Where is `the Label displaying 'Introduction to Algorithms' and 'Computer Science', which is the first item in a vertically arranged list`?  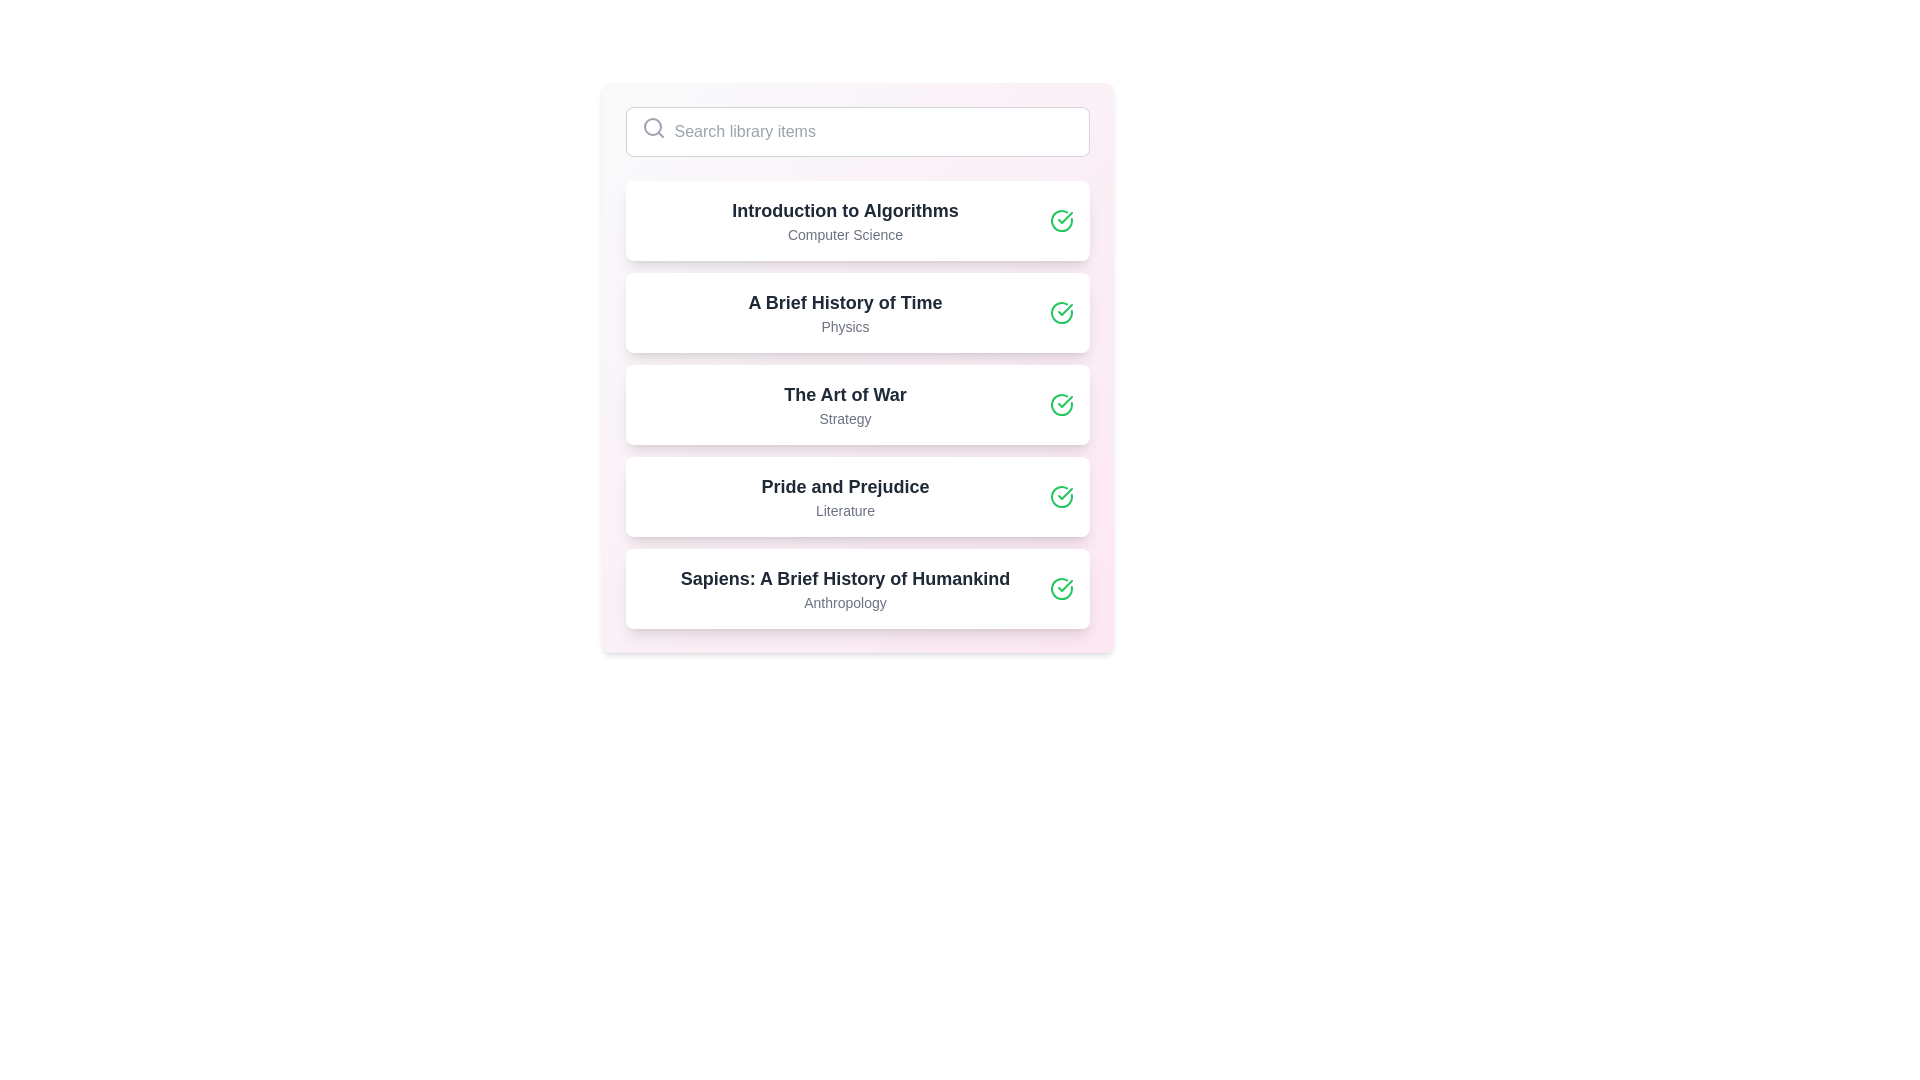 the Label displaying 'Introduction to Algorithms' and 'Computer Science', which is the first item in a vertically arranged list is located at coordinates (845, 220).